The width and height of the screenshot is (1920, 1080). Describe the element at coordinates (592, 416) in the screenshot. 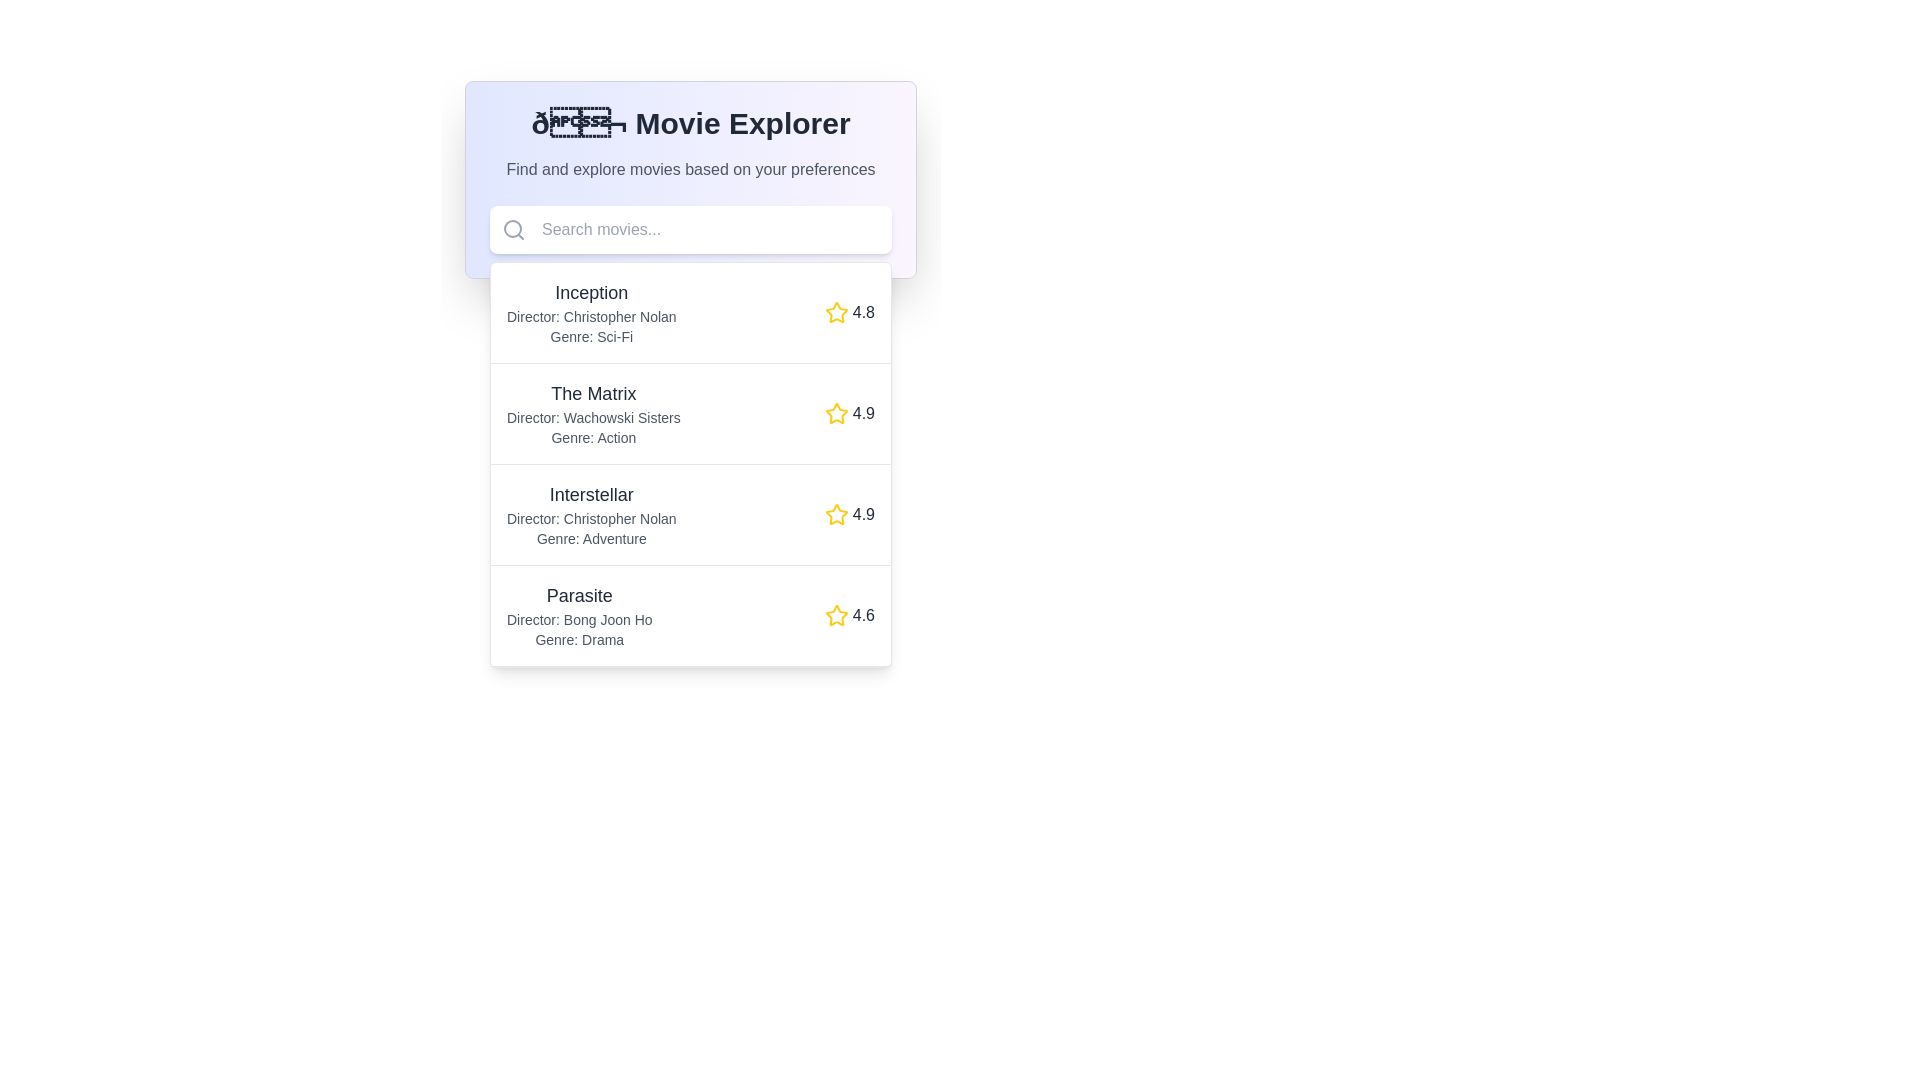

I see `the static text element that reads 'Director: Wachowski Sisters', which is located below the title 'The Matrix' and above 'Genre: Action' in the movie list` at that location.